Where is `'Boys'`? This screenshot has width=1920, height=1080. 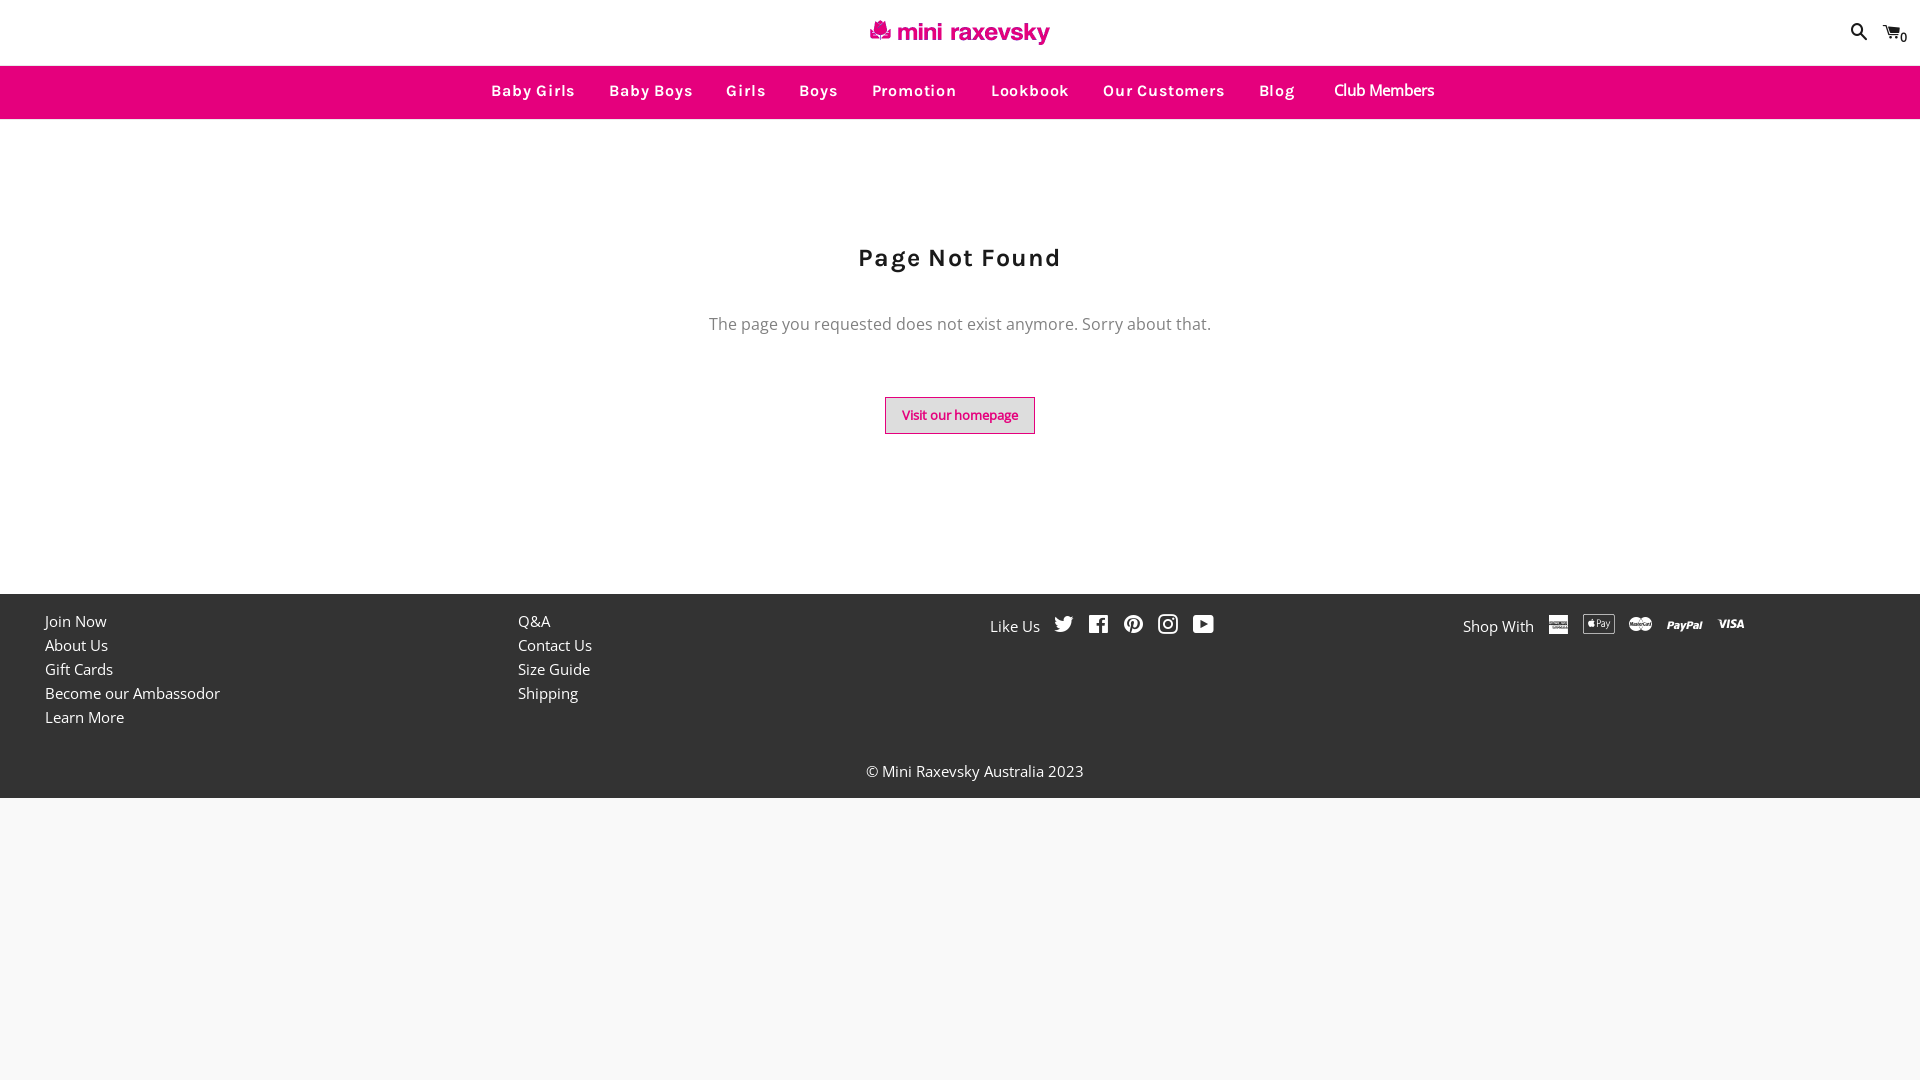
'Boys' is located at coordinates (817, 91).